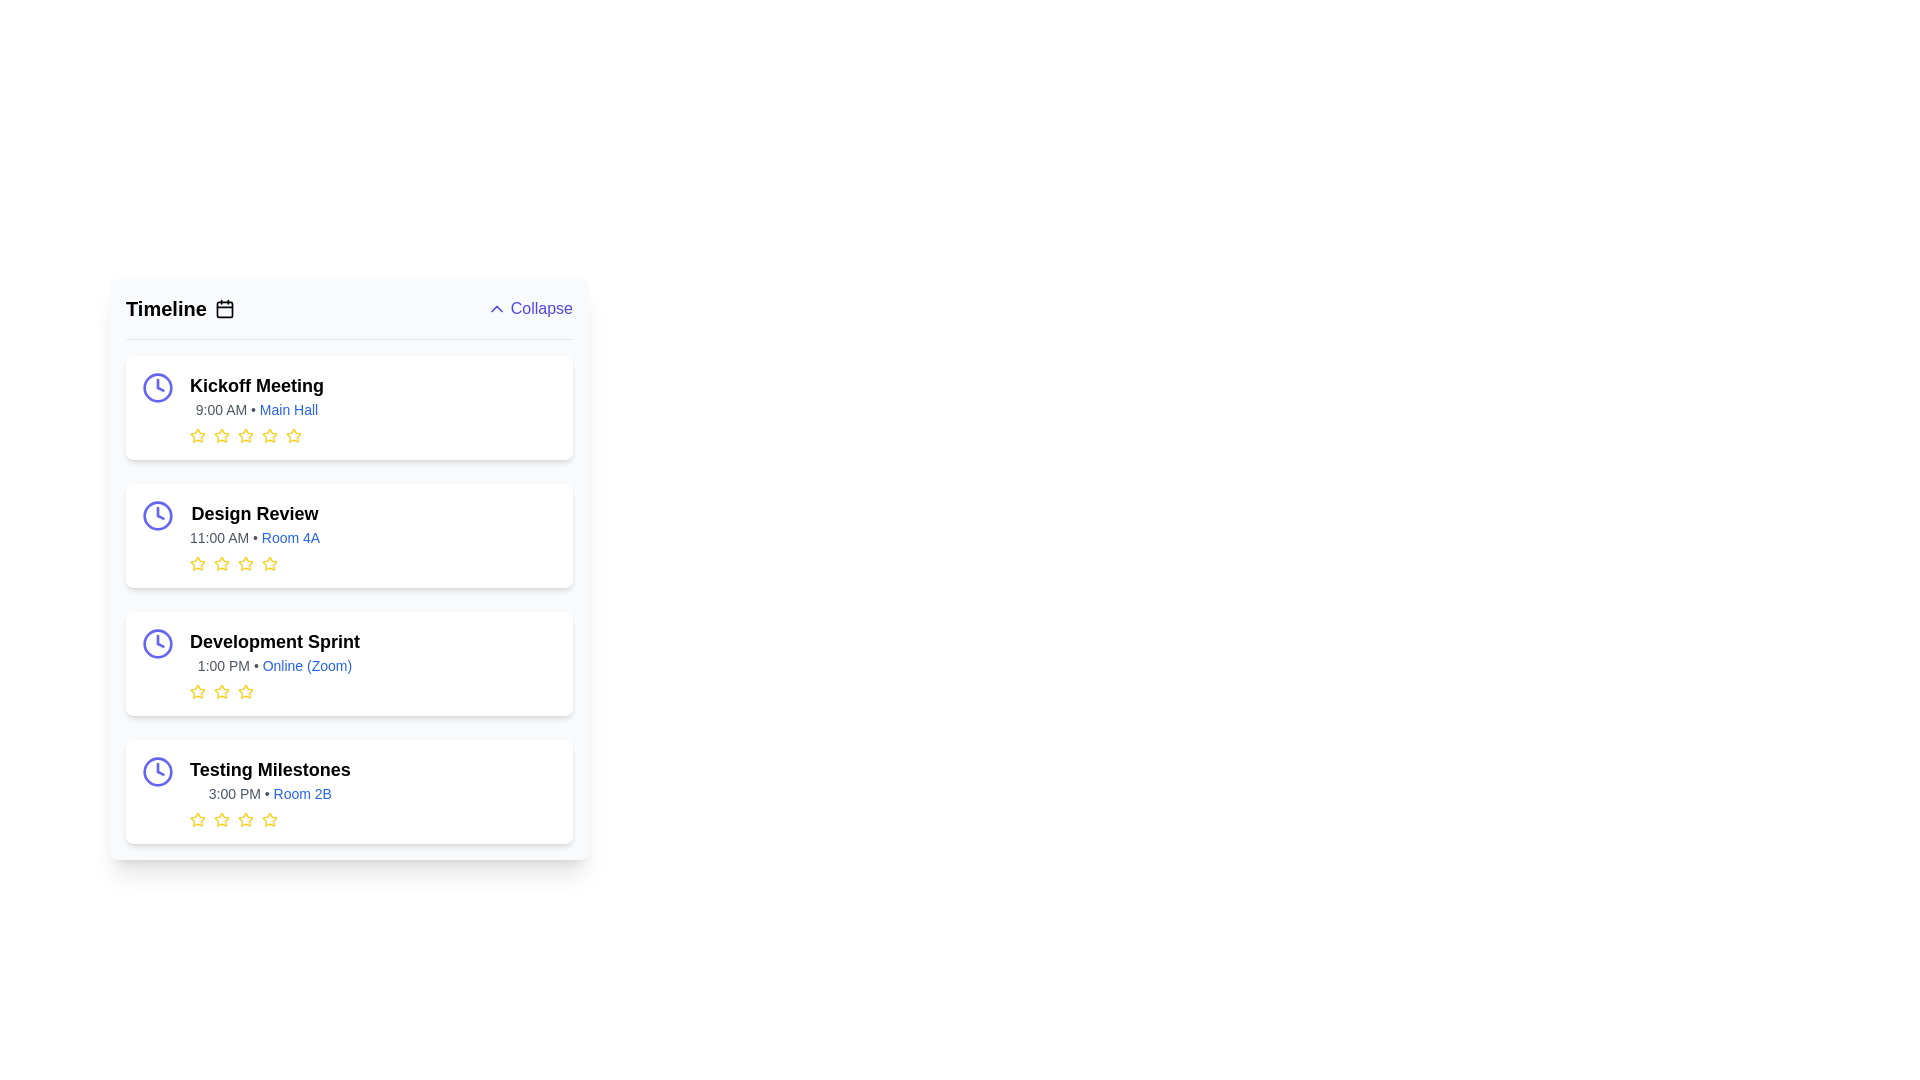 Image resolution: width=1920 pixels, height=1080 pixels. What do you see at coordinates (256, 385) in the screenshot?
I see `the bold and prominently displayed text 'Kickoff Meeting' located at the top of the first event card in the timeline interface` at bounding box center [256, 385].